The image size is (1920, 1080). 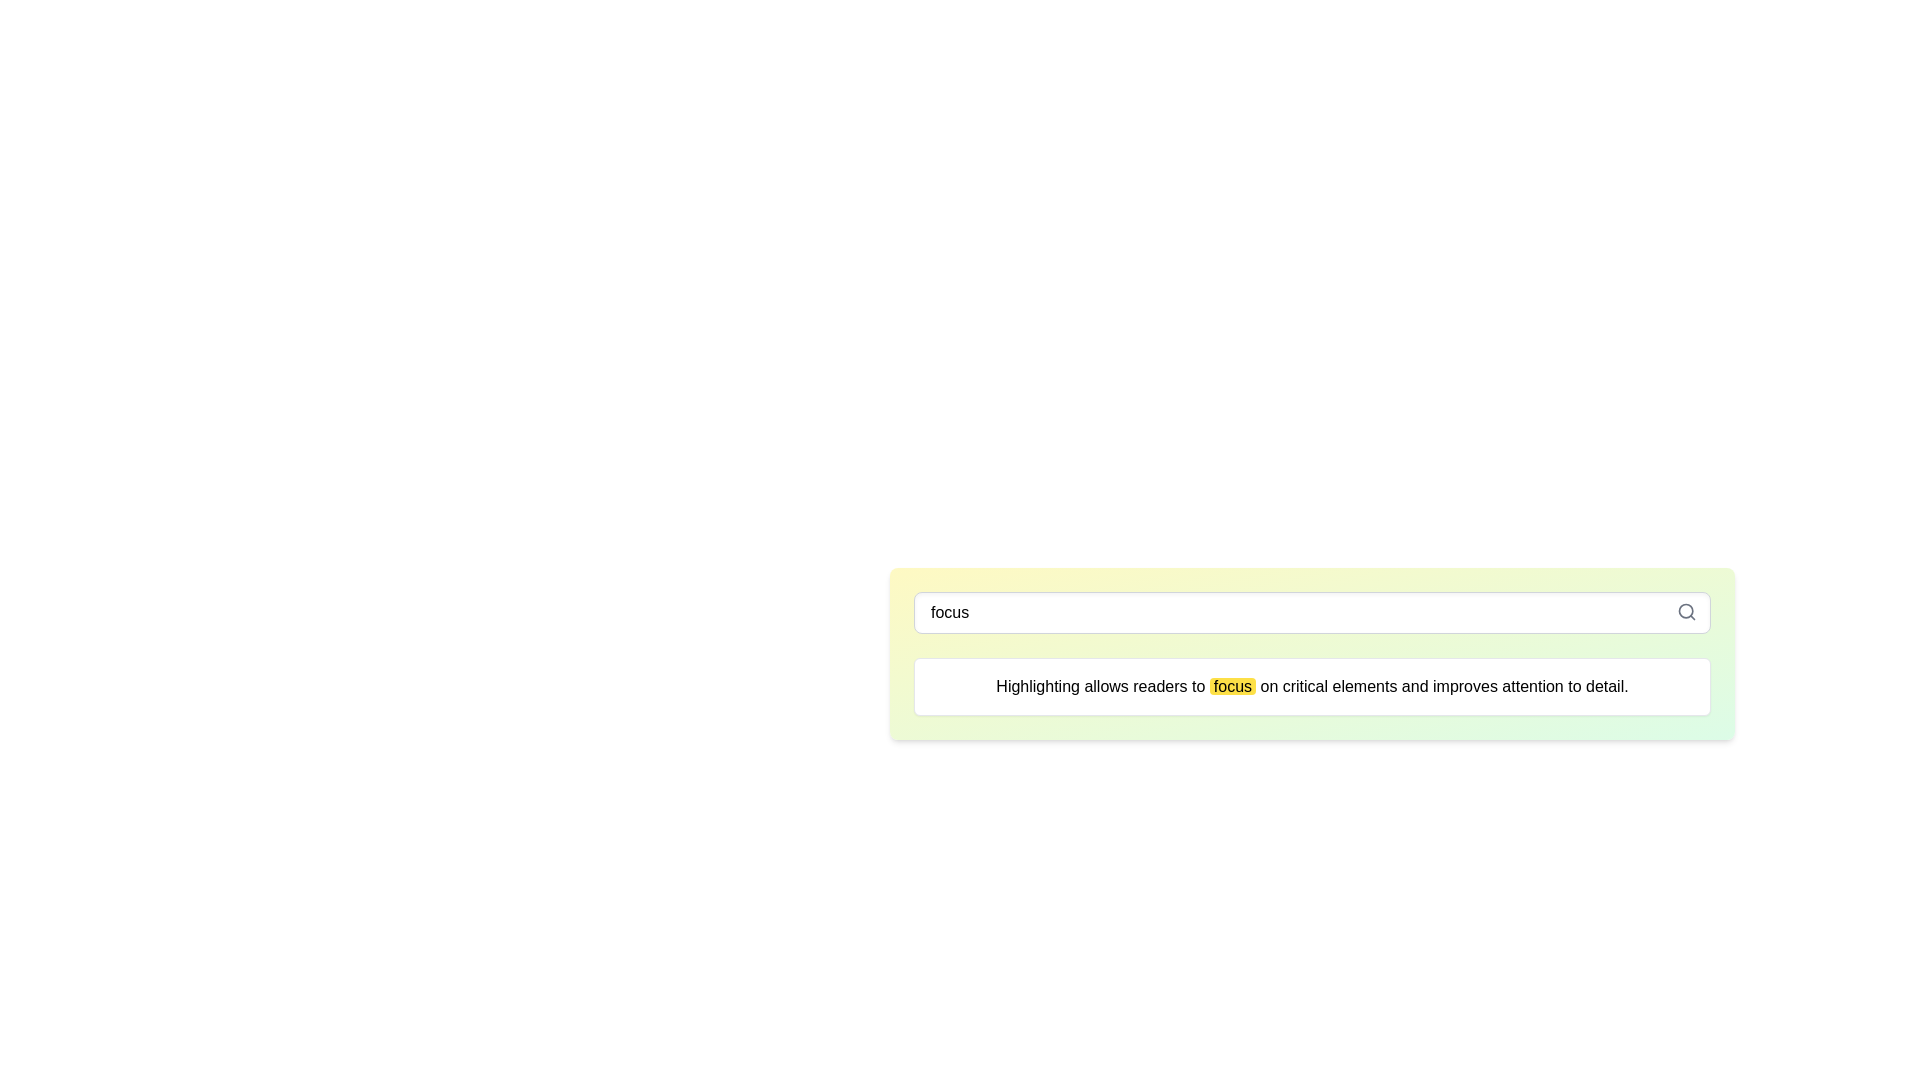 What do you see at coordinates (1126, 685) in the screenshot?
I see `the informational text explaining the benefits of highlighting, located in the lower central section of the application within a white, rounded rectangle` at bounding box center [1126, 685].